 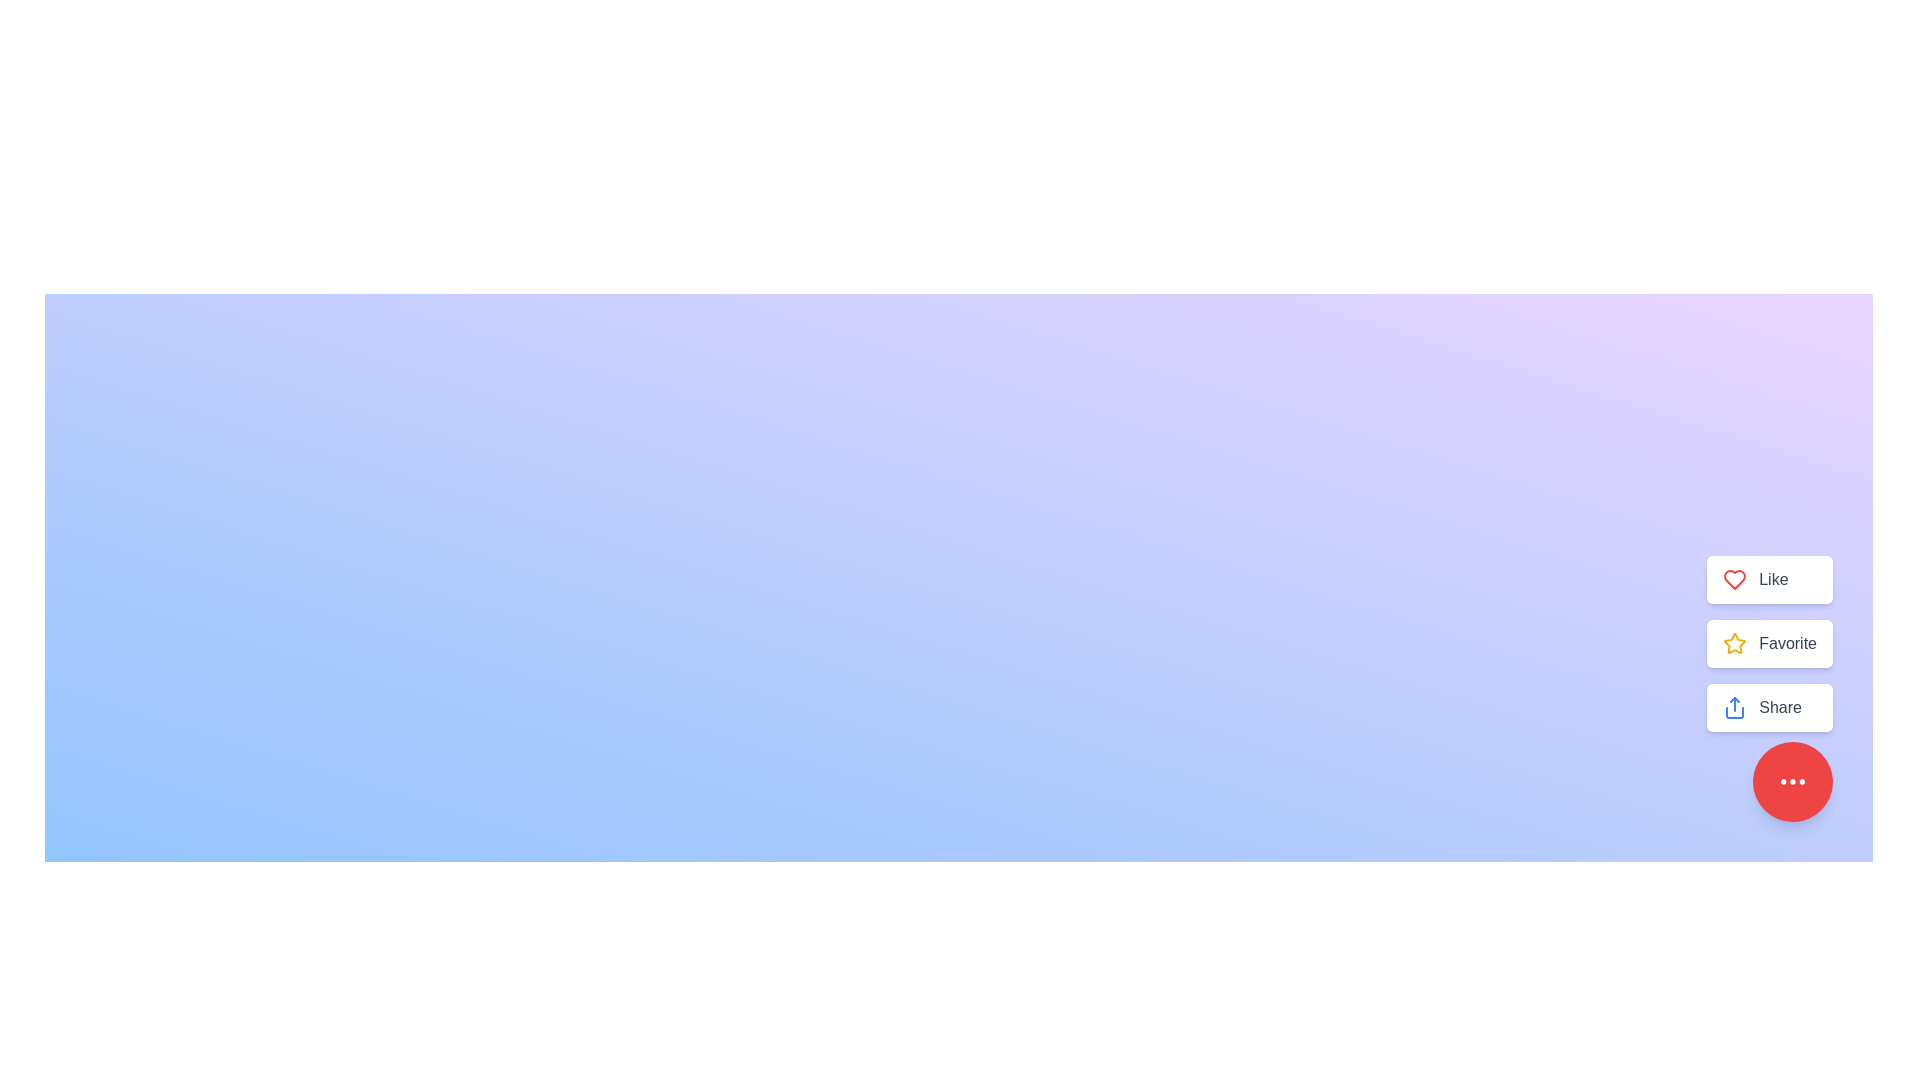 What do you see at coordinates (1770, 644) in the screenshot?
I see `the 'Favorite' button` at bounding box center [1770, 644].